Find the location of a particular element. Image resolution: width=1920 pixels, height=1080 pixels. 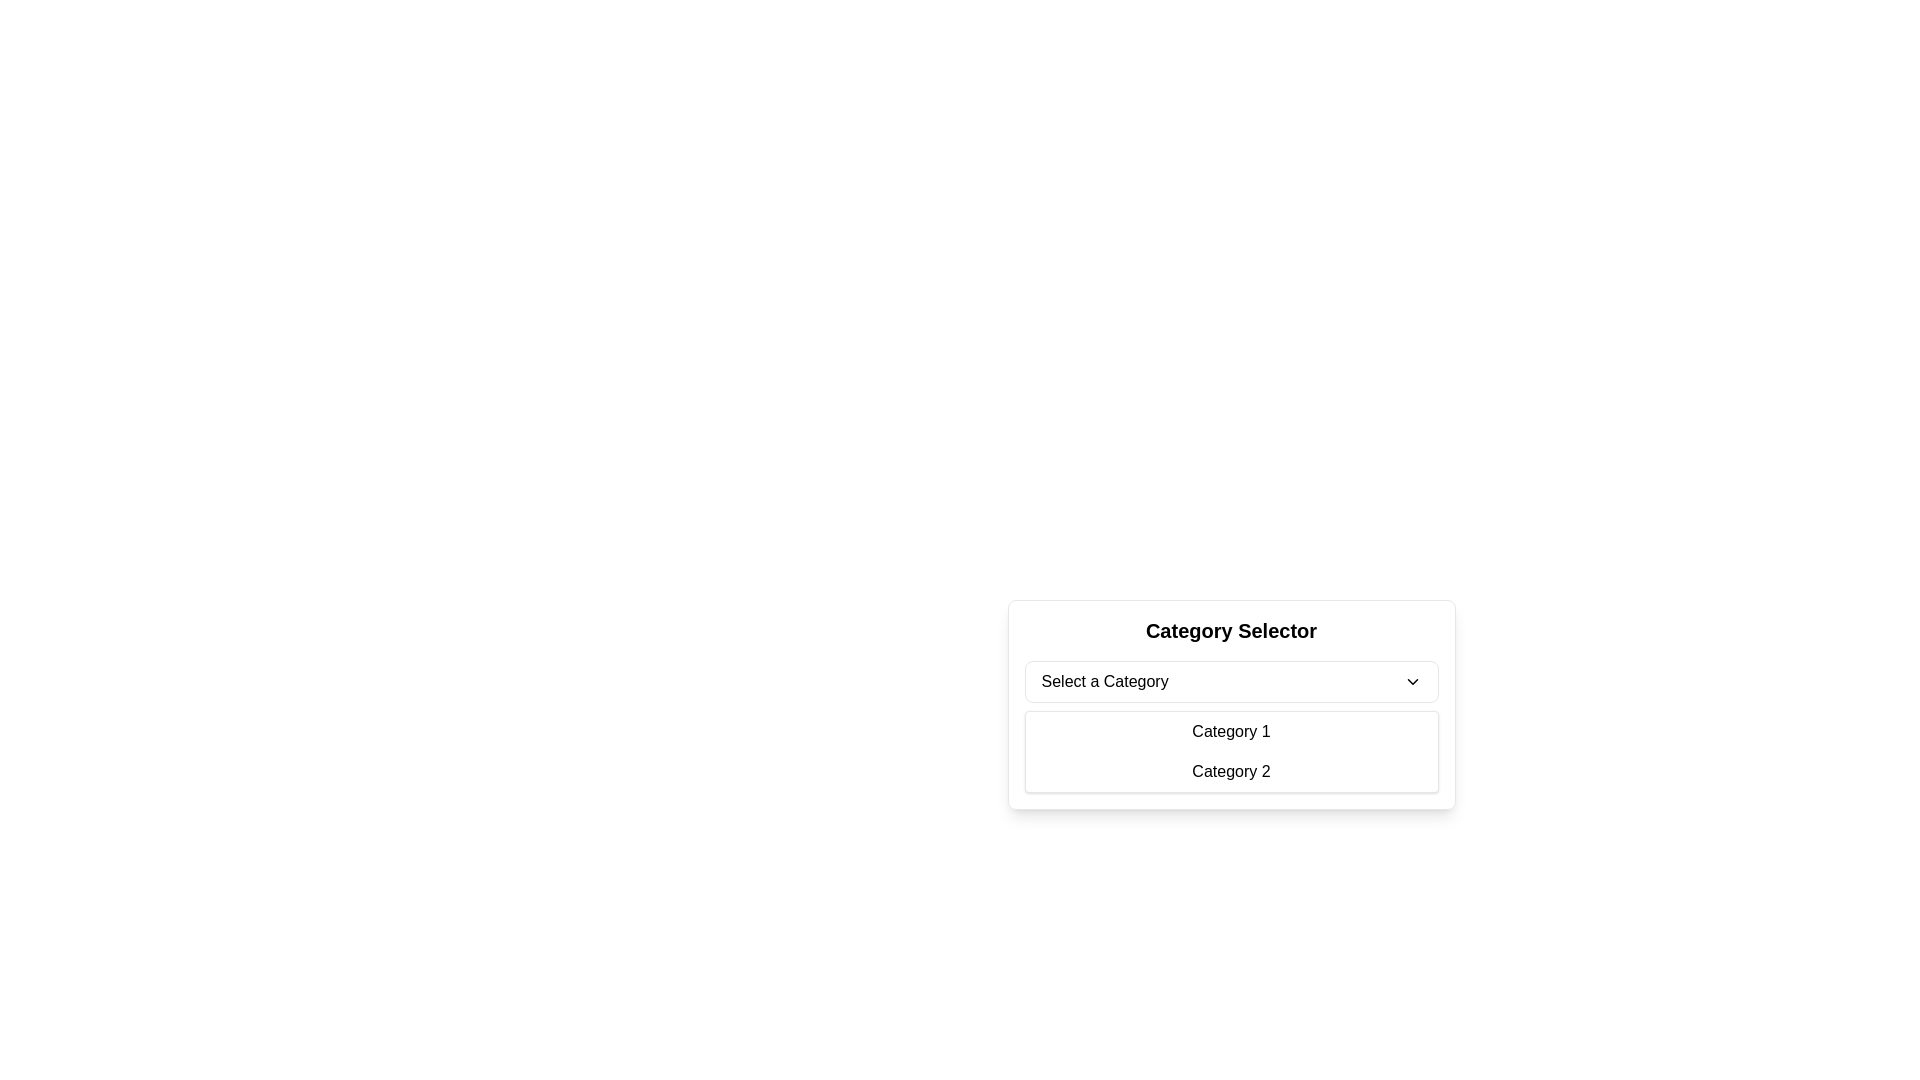

the static text label within the 'Category Selector' dropdown menu, which indicates that a category needs to be selected is located at coordinates (1104, 681).